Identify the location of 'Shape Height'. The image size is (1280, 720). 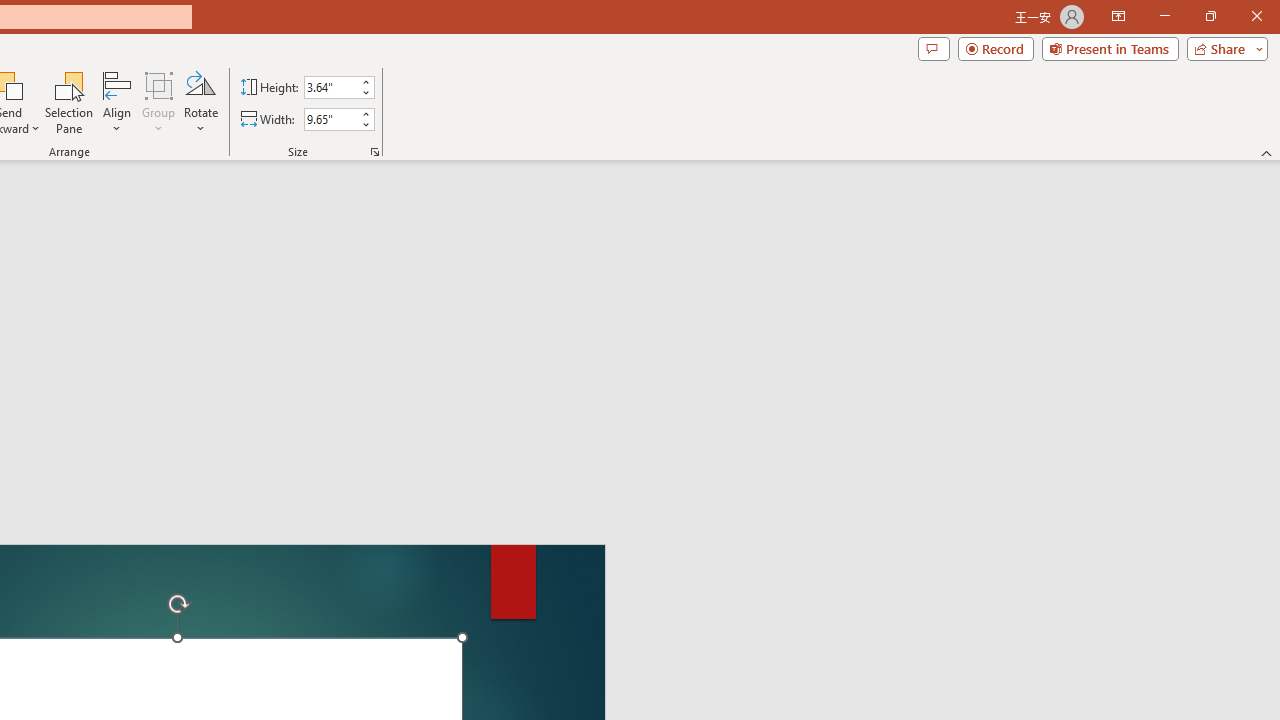
(330, 86).